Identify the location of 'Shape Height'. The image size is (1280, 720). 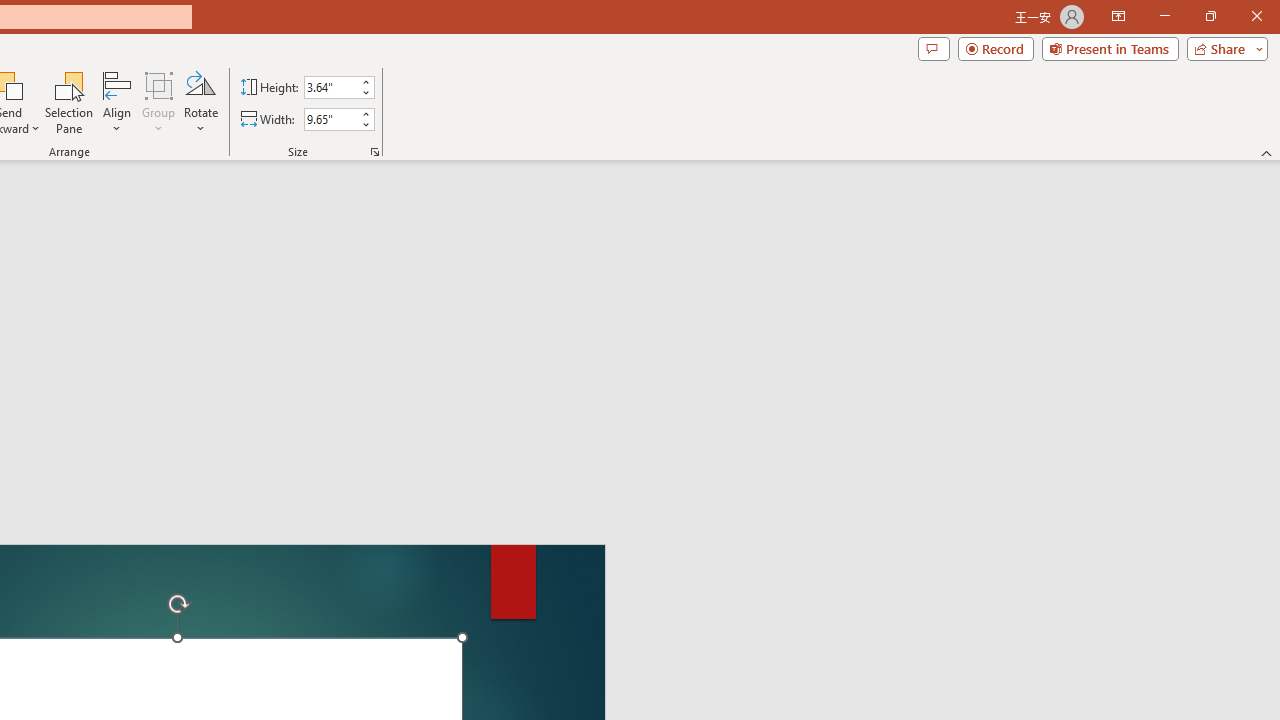
(330, 86).